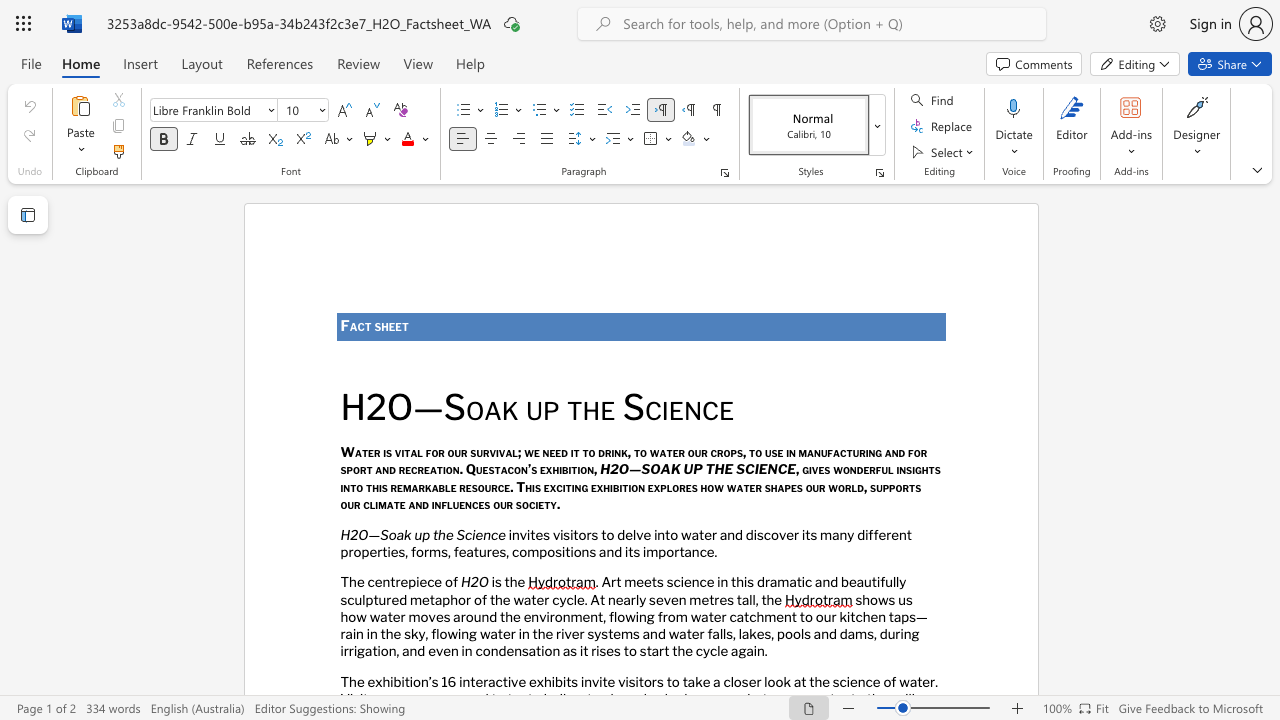 This screenshot has height=720, width=1280. Describe the element at coordinates (528, 551) in the screenshot. I see `the space between the continuous character "o" and "m" in the text` at that location.